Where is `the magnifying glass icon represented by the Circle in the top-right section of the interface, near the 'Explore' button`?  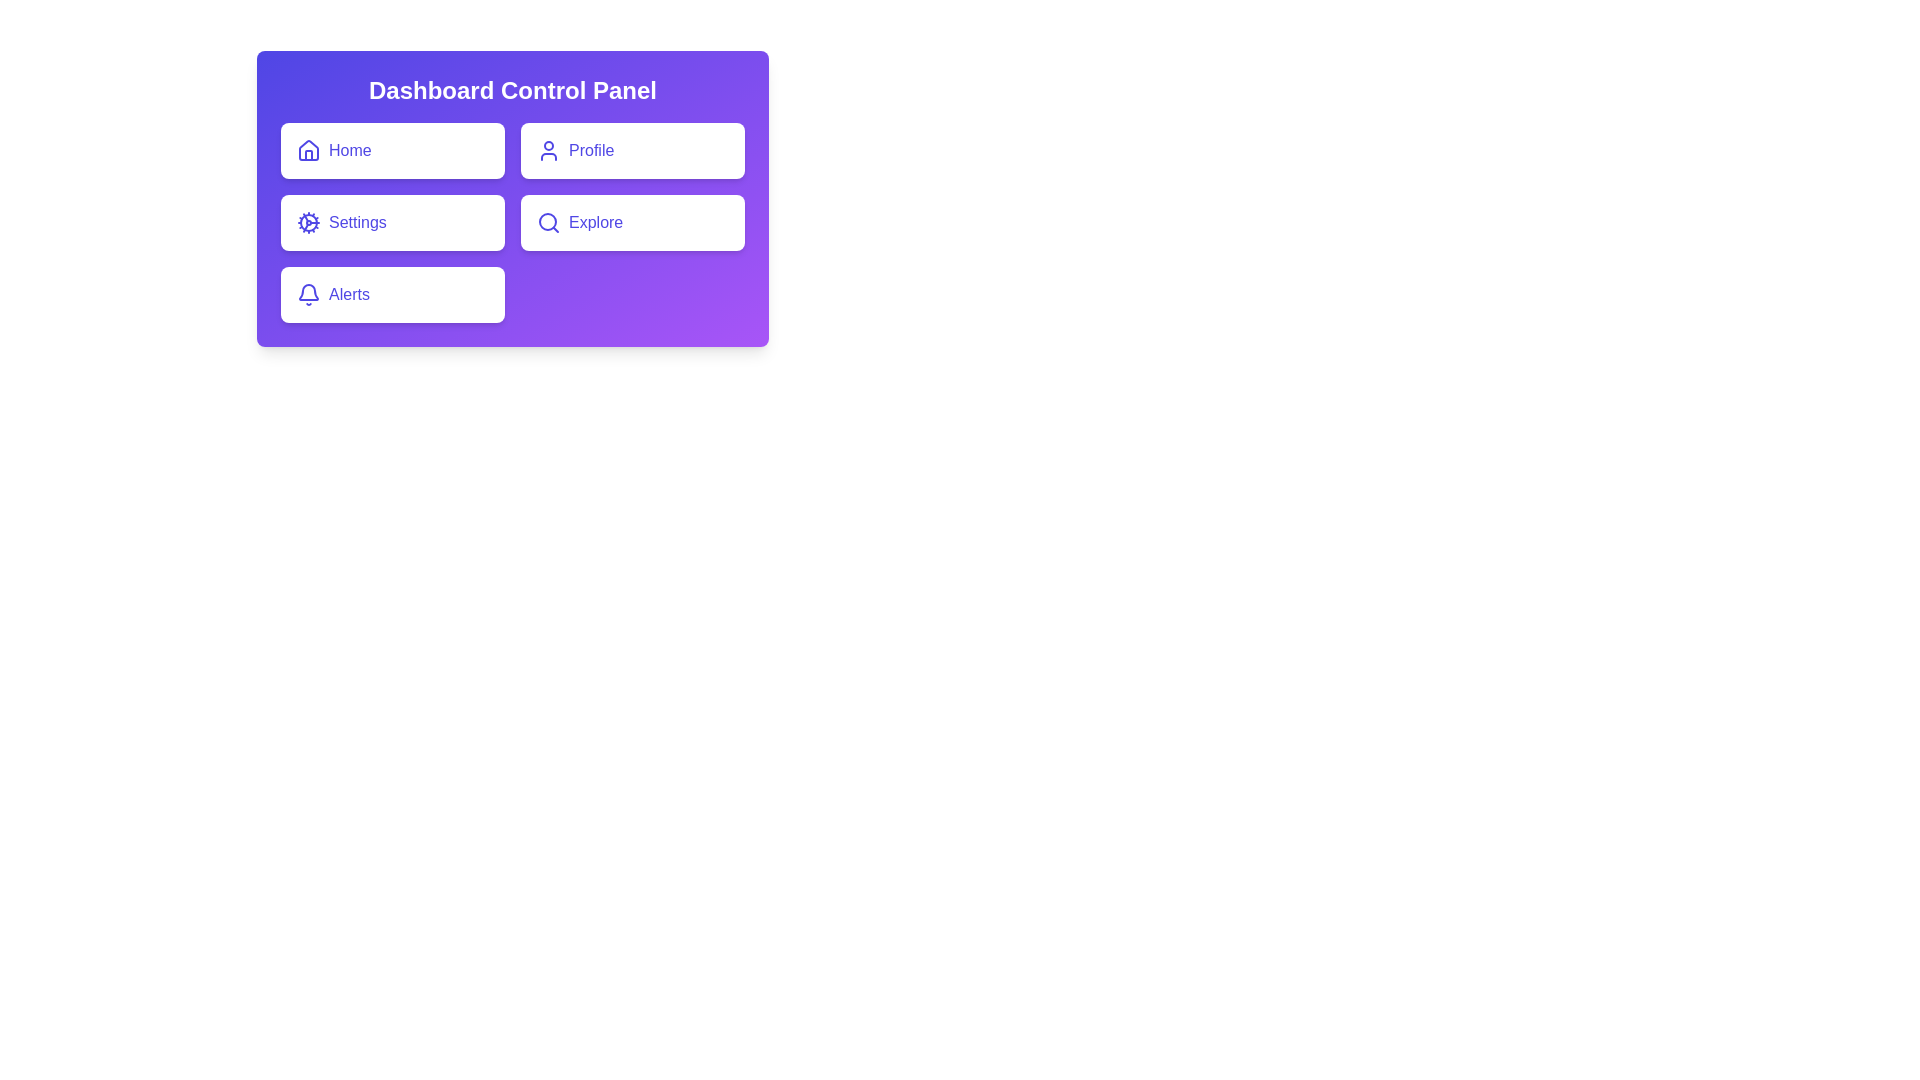
the magnifying glass icon represented by the Circle in the top-right section of the interface, near the 'Explore' button is located at coordinates (547, 222).